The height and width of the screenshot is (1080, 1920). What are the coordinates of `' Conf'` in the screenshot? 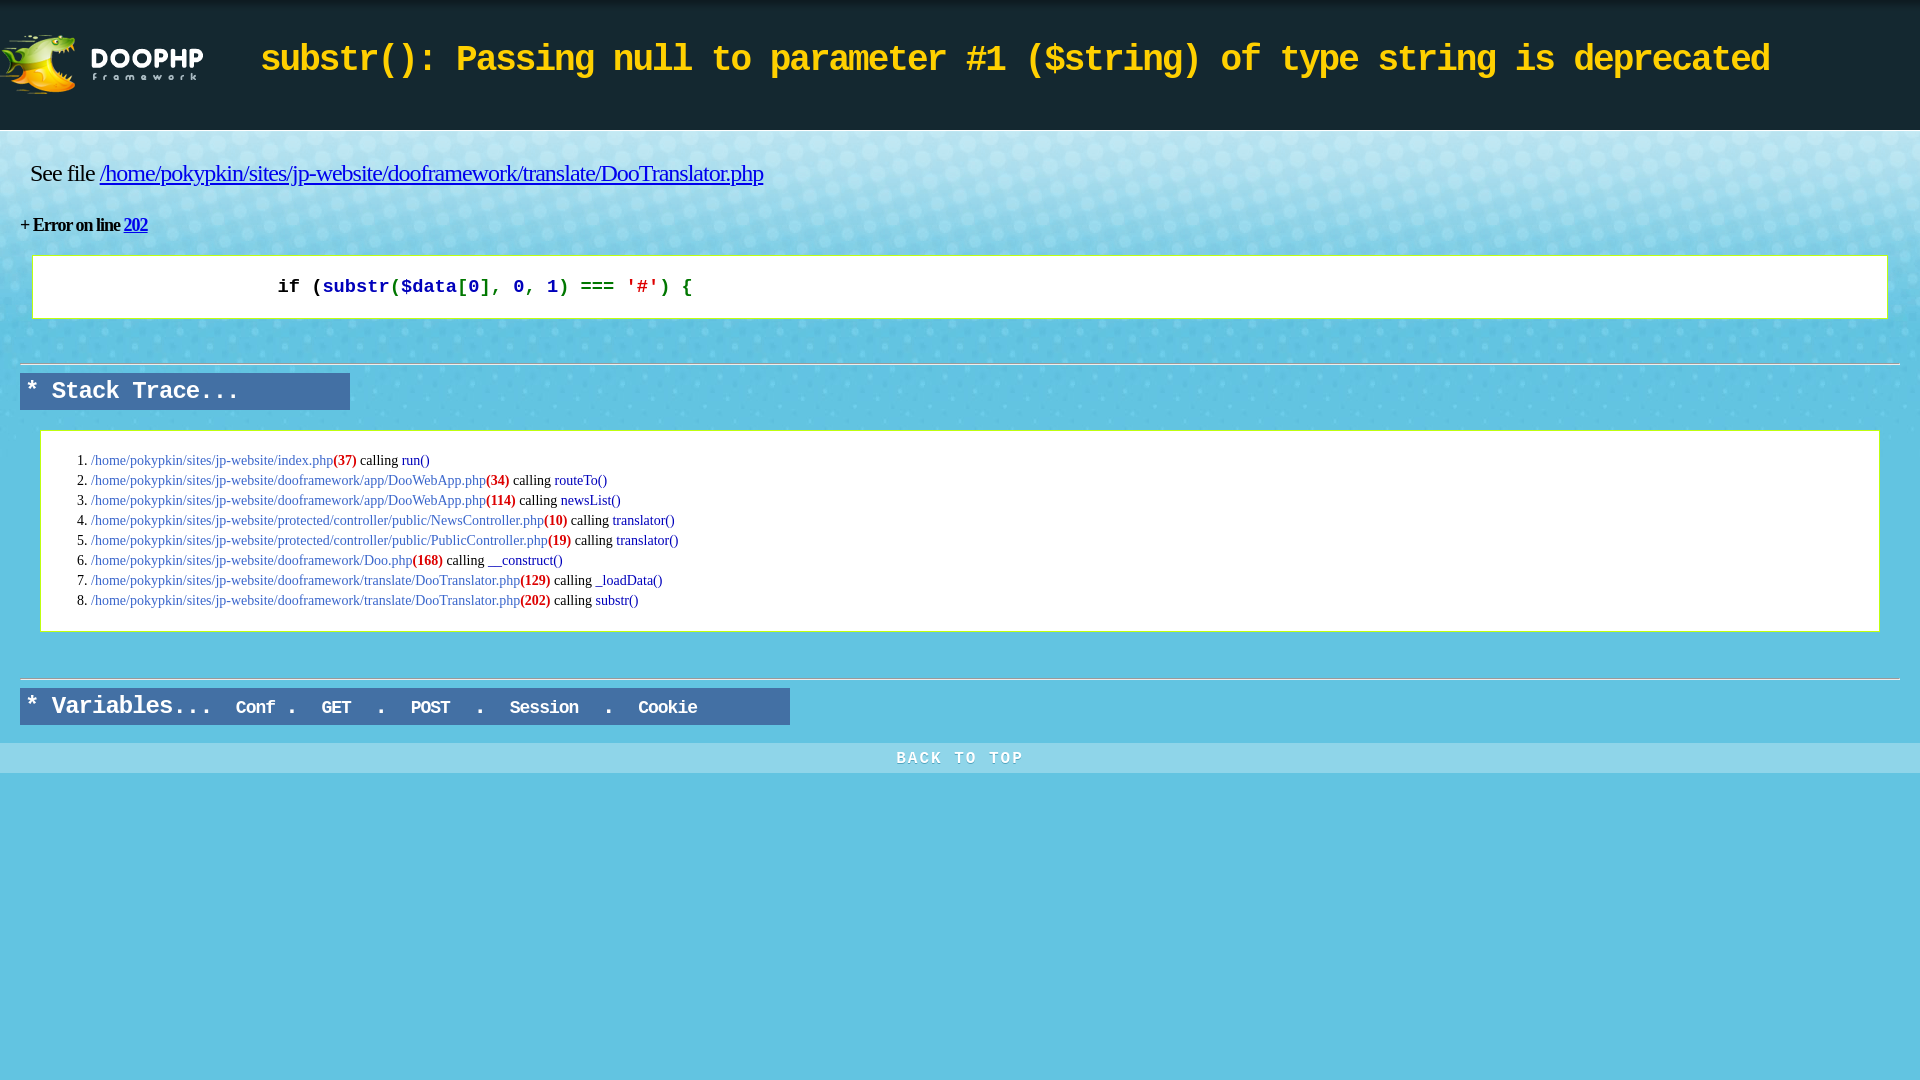 It's located at (254, 707).